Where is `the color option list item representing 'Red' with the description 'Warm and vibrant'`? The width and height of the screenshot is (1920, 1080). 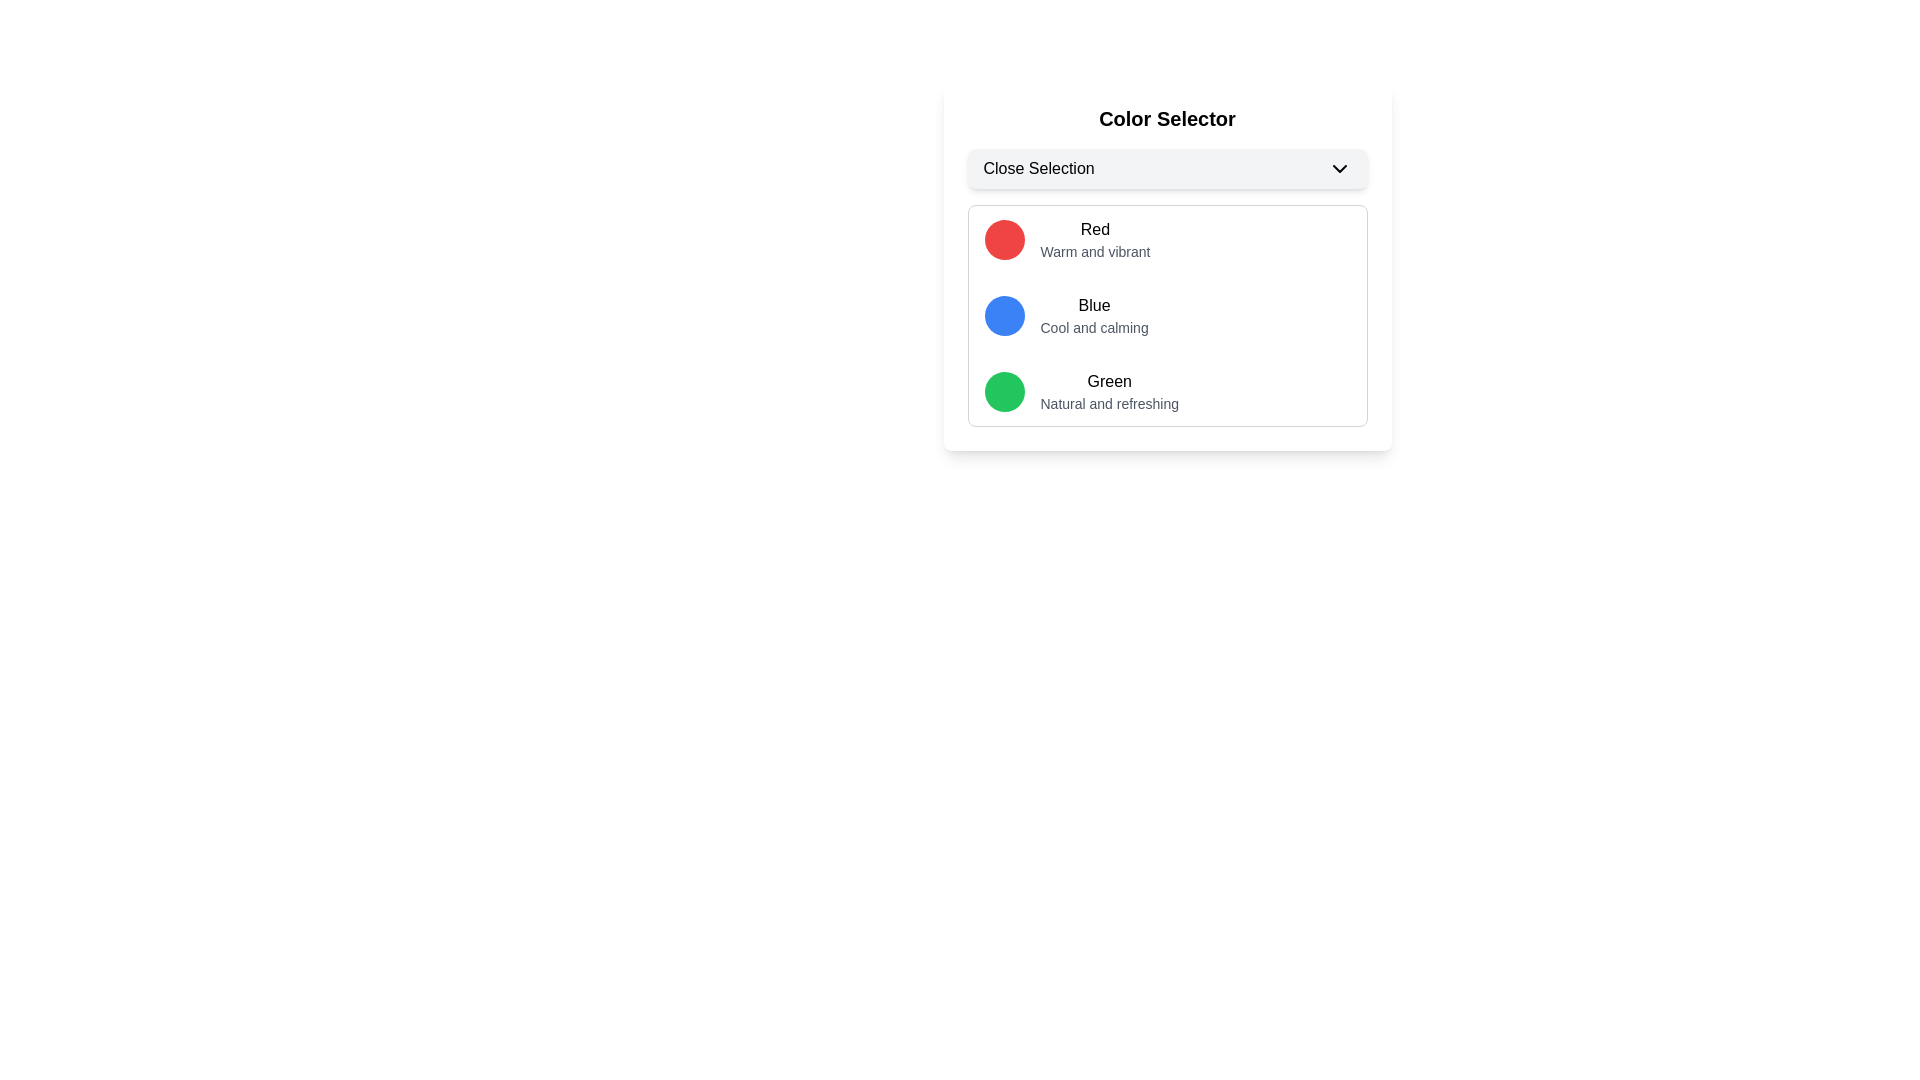 the color option list item representing 'Red' with the description 'Warm and vibrant' is located at coordinates (1167, 238).